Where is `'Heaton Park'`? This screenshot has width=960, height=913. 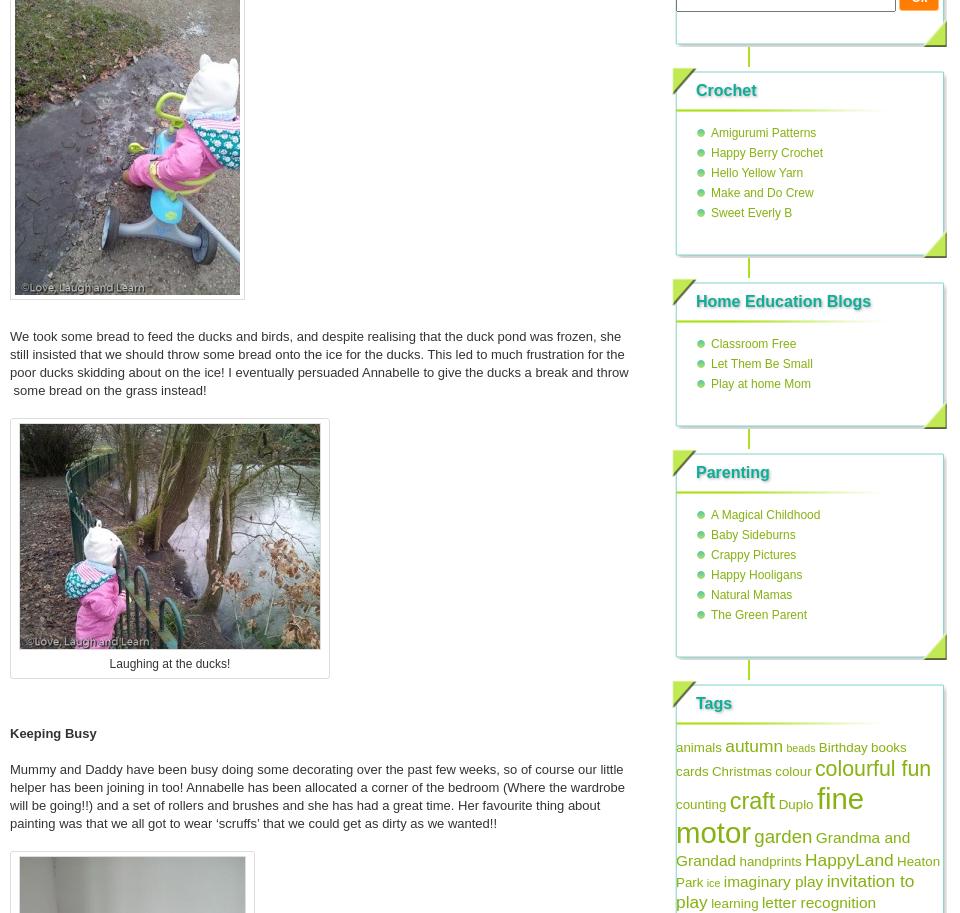 'Heaton Park' is located at coordinates (808, 872).